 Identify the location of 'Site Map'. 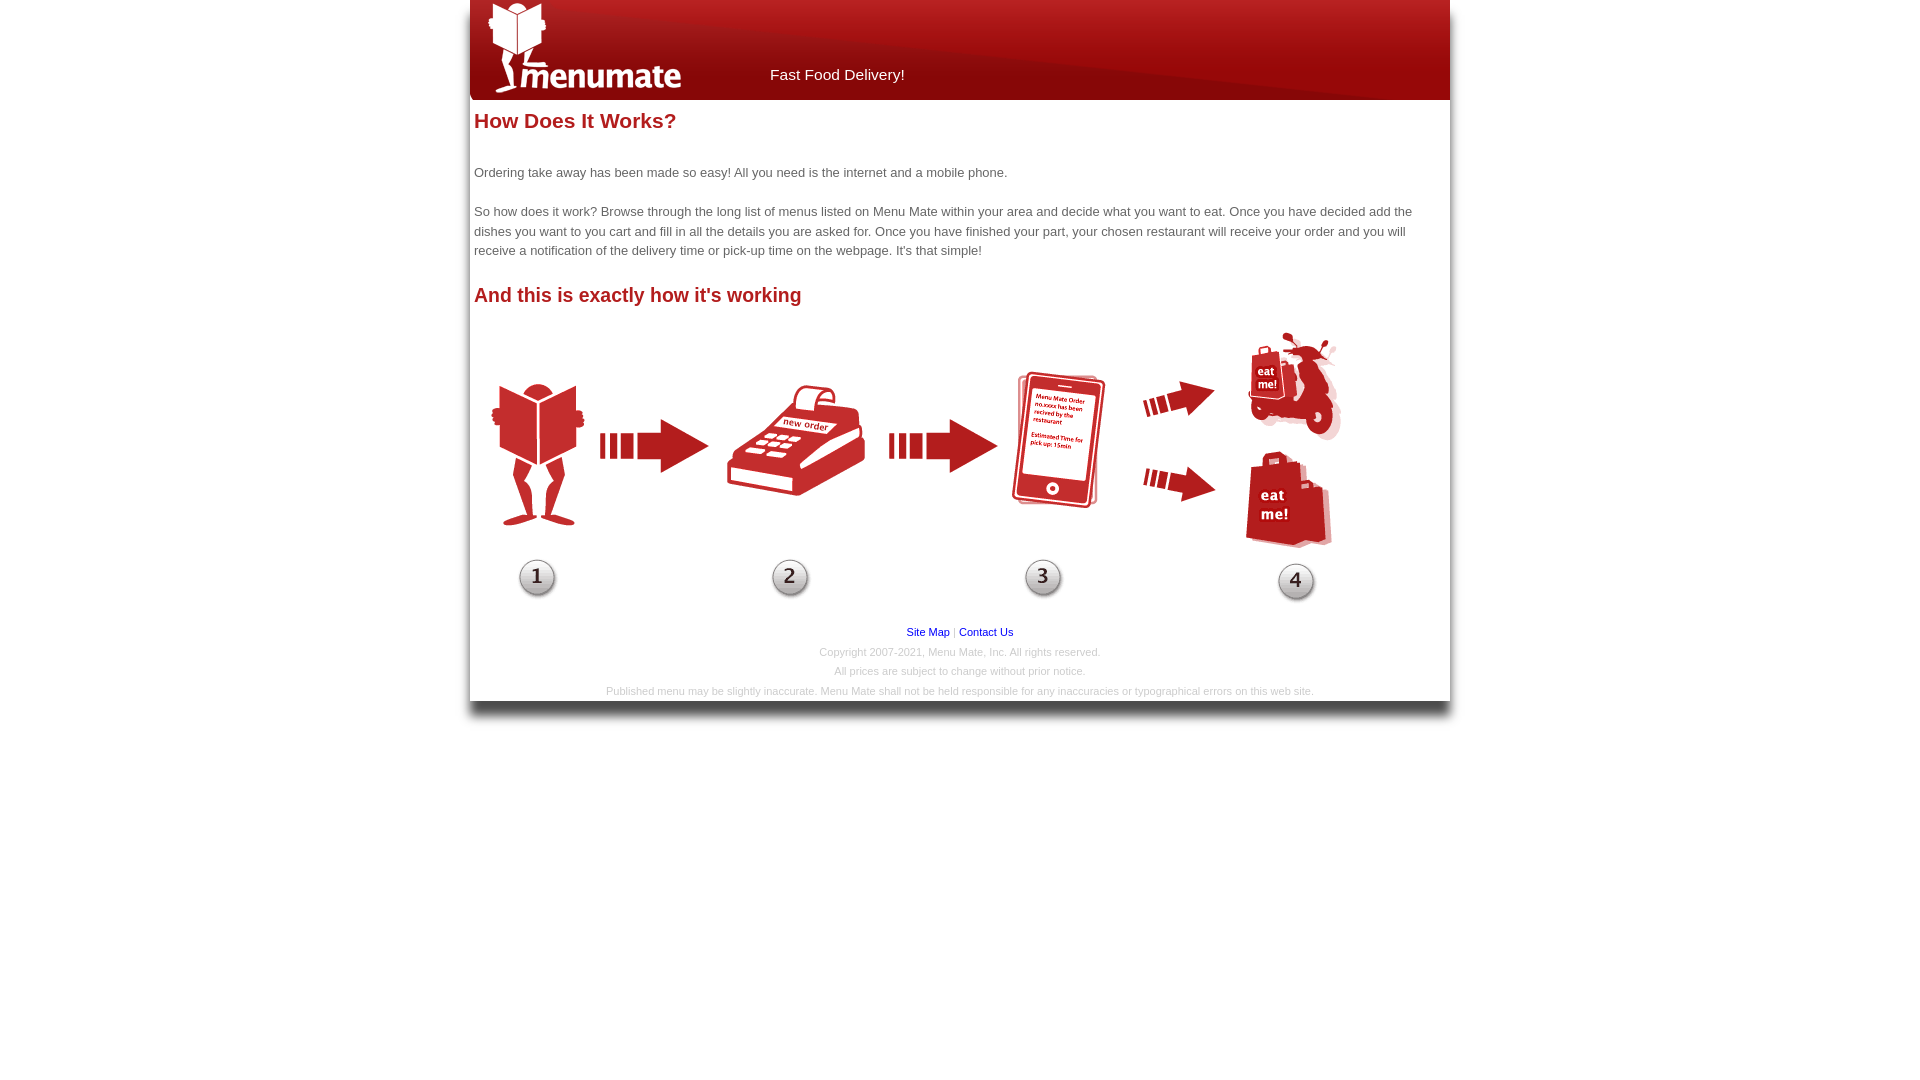
(906, 632).